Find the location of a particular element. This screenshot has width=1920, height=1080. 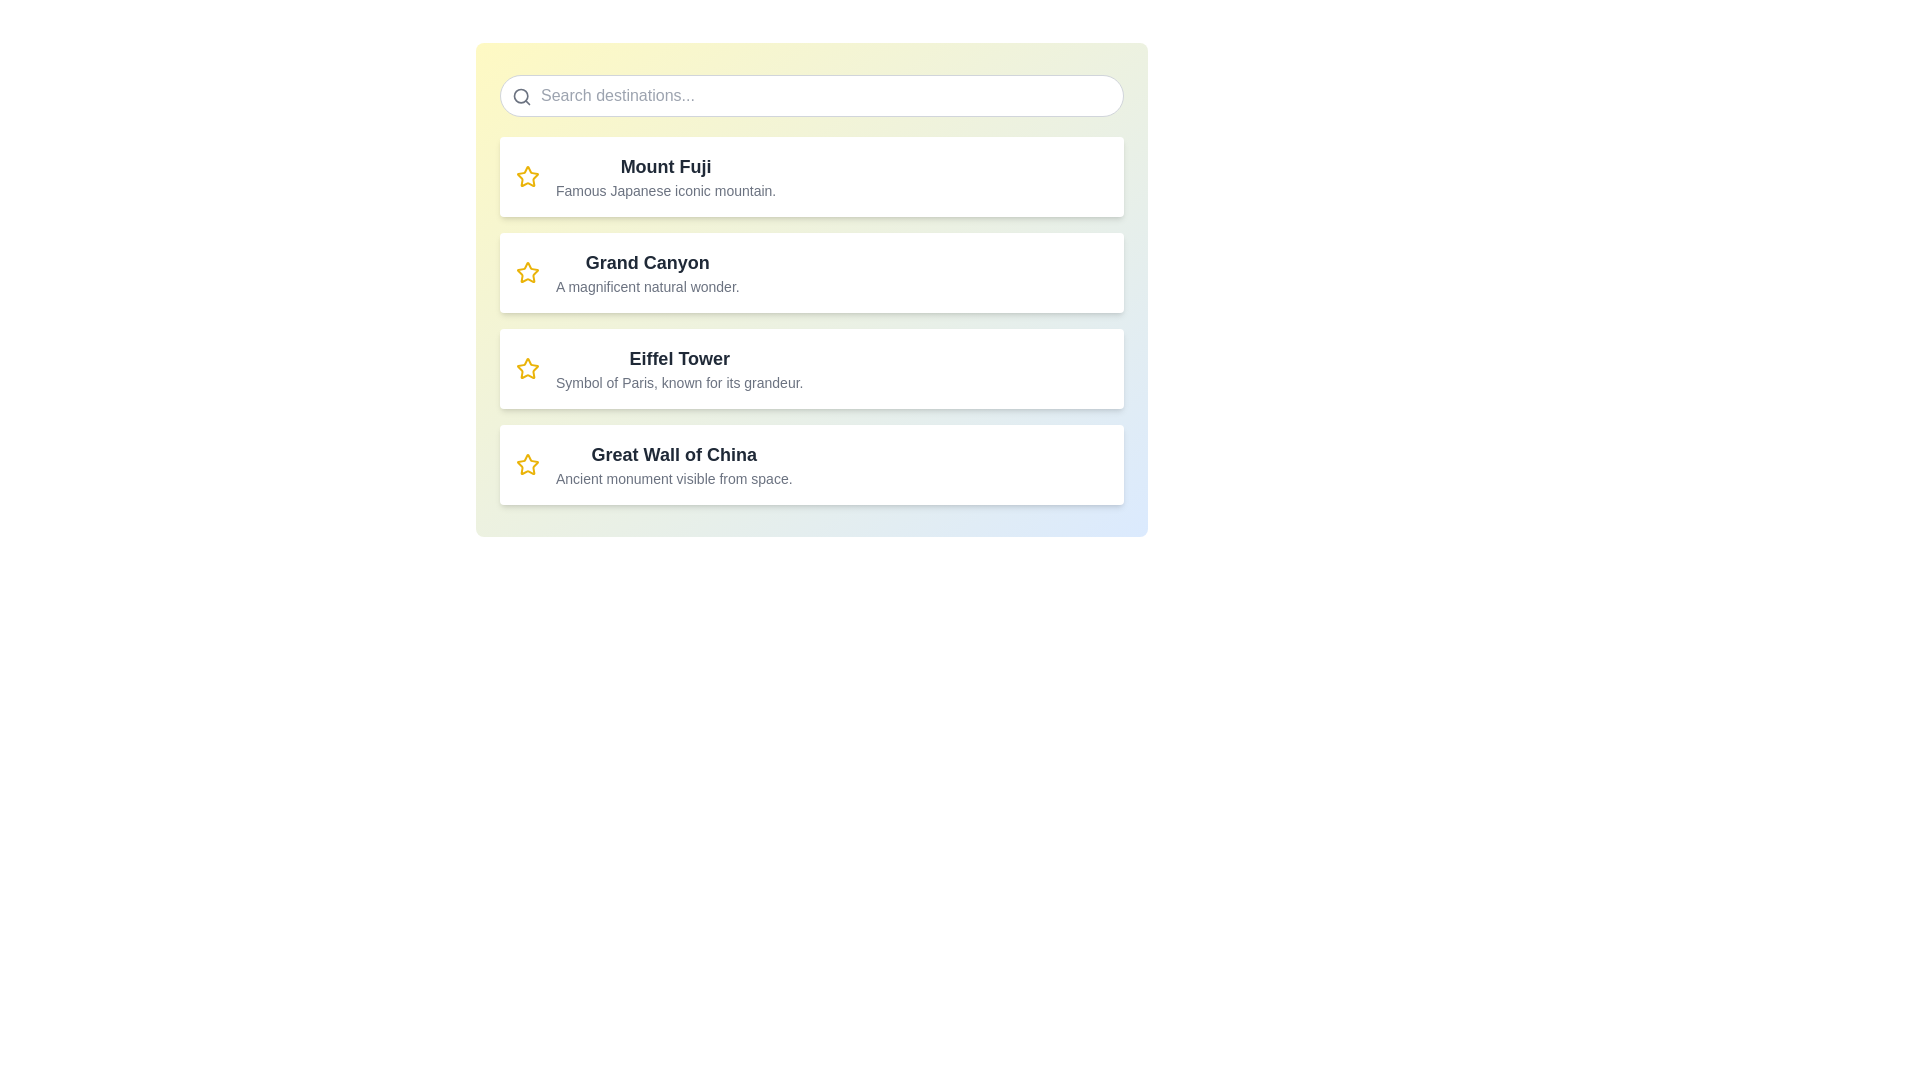

the card containing the Text block about the Great Wall of China, which is the fourth item in the vertical list, and includes a star icon preceding the text is located at coordinates (674, 465).